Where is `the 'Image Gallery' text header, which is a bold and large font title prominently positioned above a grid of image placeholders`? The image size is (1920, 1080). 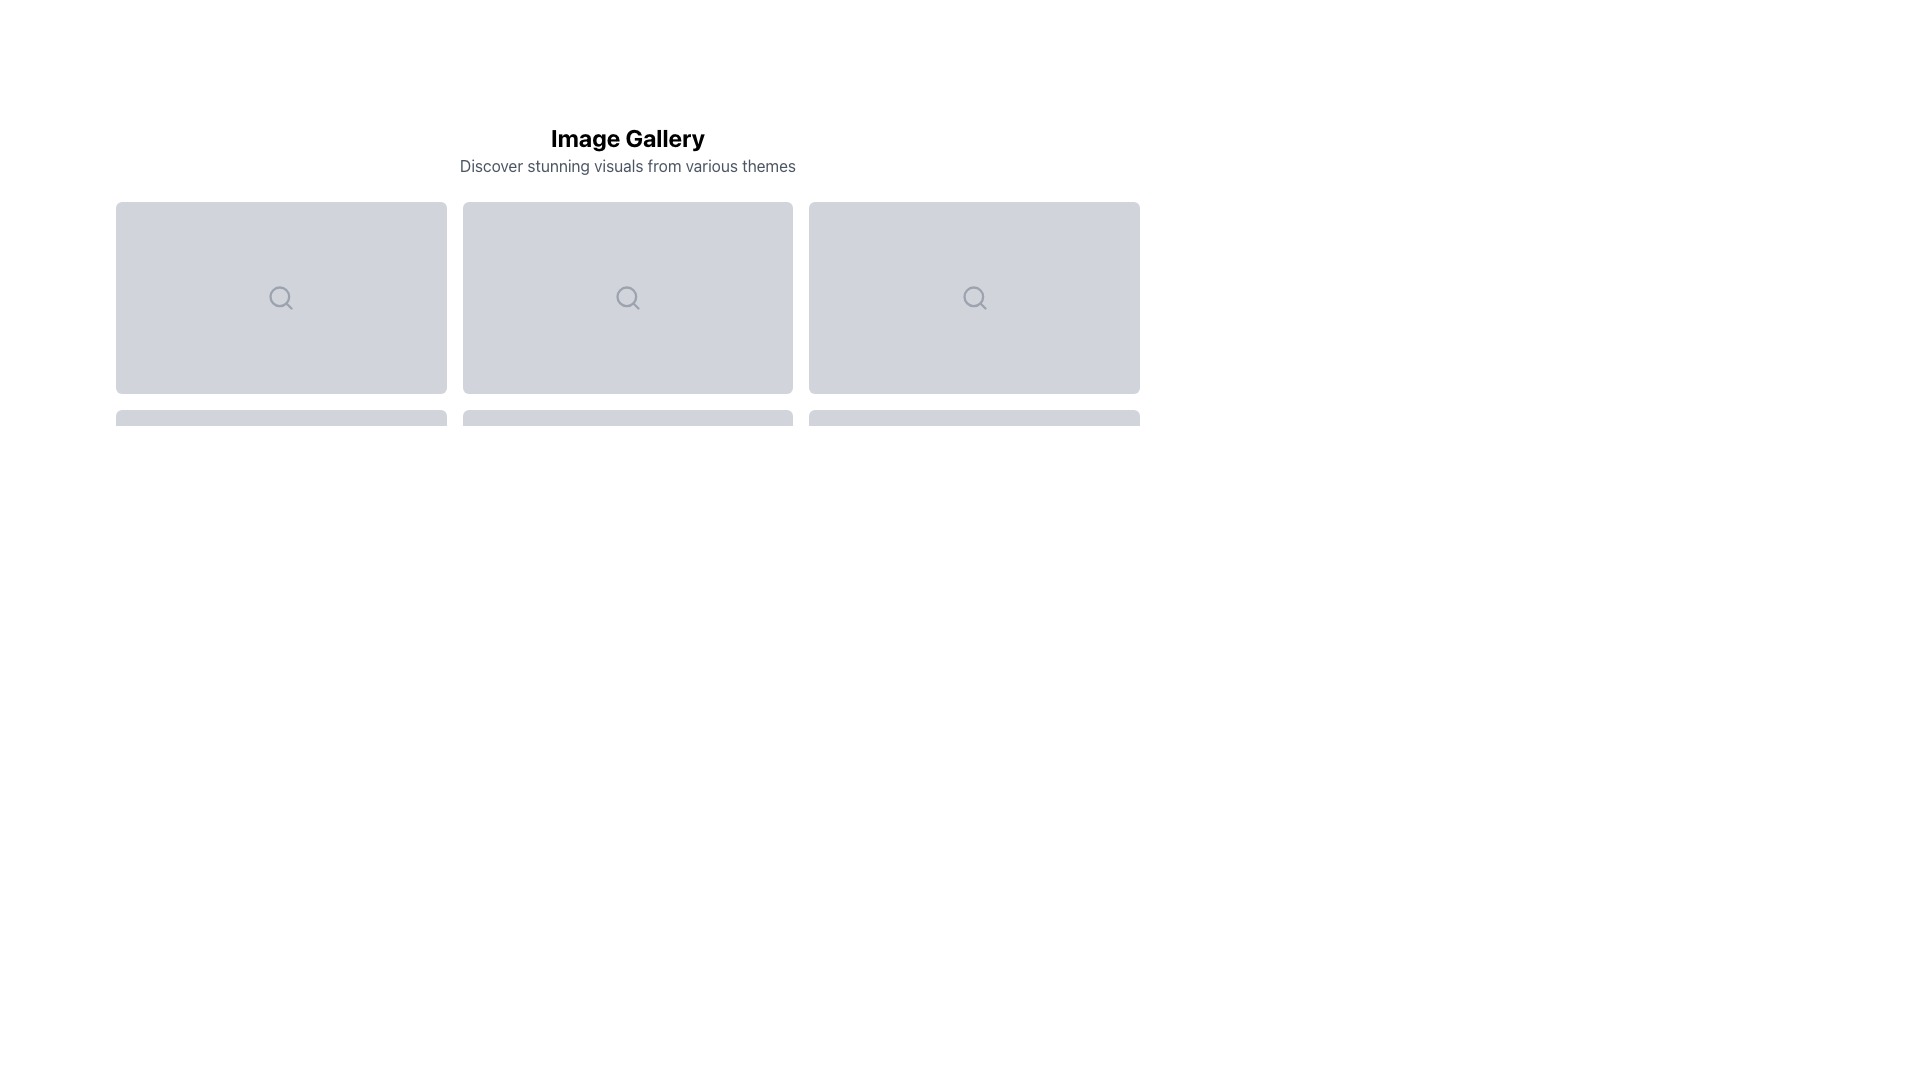 the 'Image Gallery' text header, which is a bold and large font title prominently positioned above a grid of image placeholders is located at coordinates (627, 137).